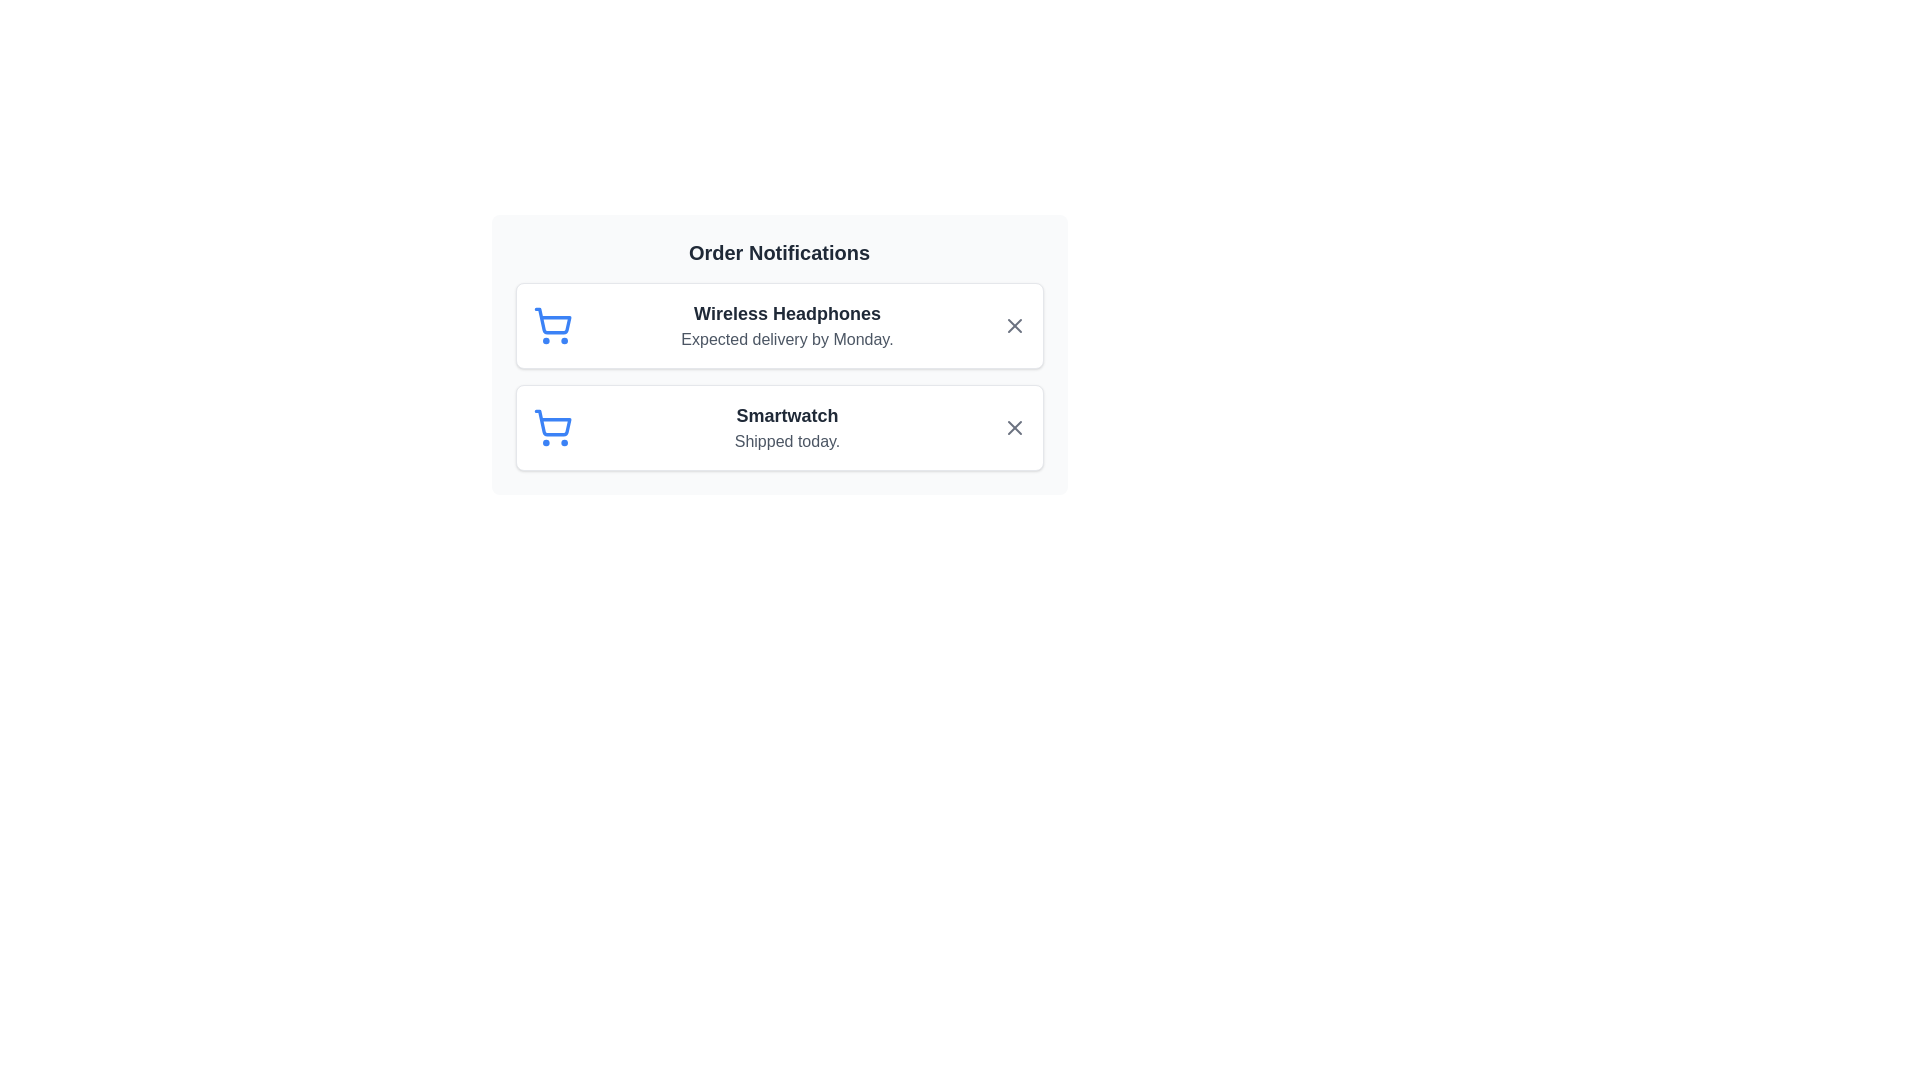 Image resolution: width=1920 pixels, height=1080 pixels. Describe the element at coordinates (1014, 427) in the screenshot. I see `the close button of the order identified by Smartwatch` at that location.